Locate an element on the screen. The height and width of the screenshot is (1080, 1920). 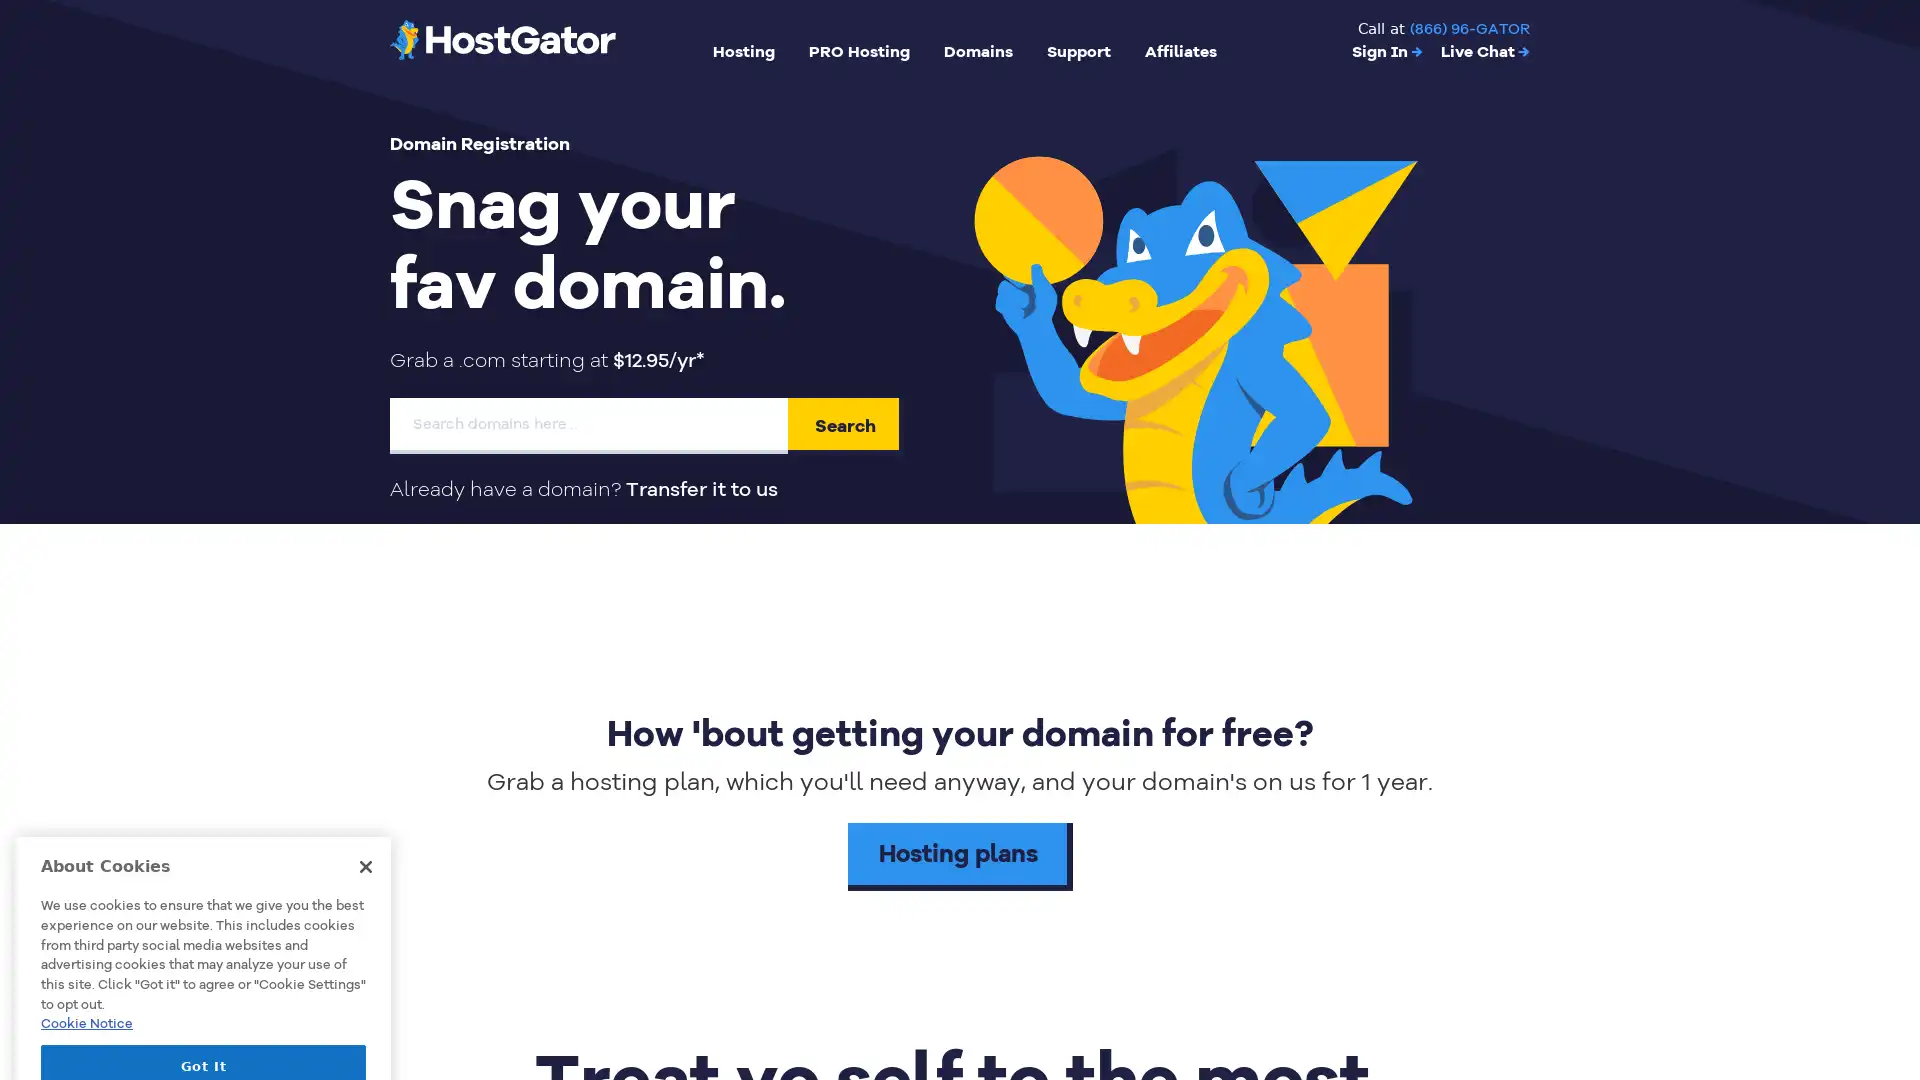
Got It is located at coordinates (203, 948).